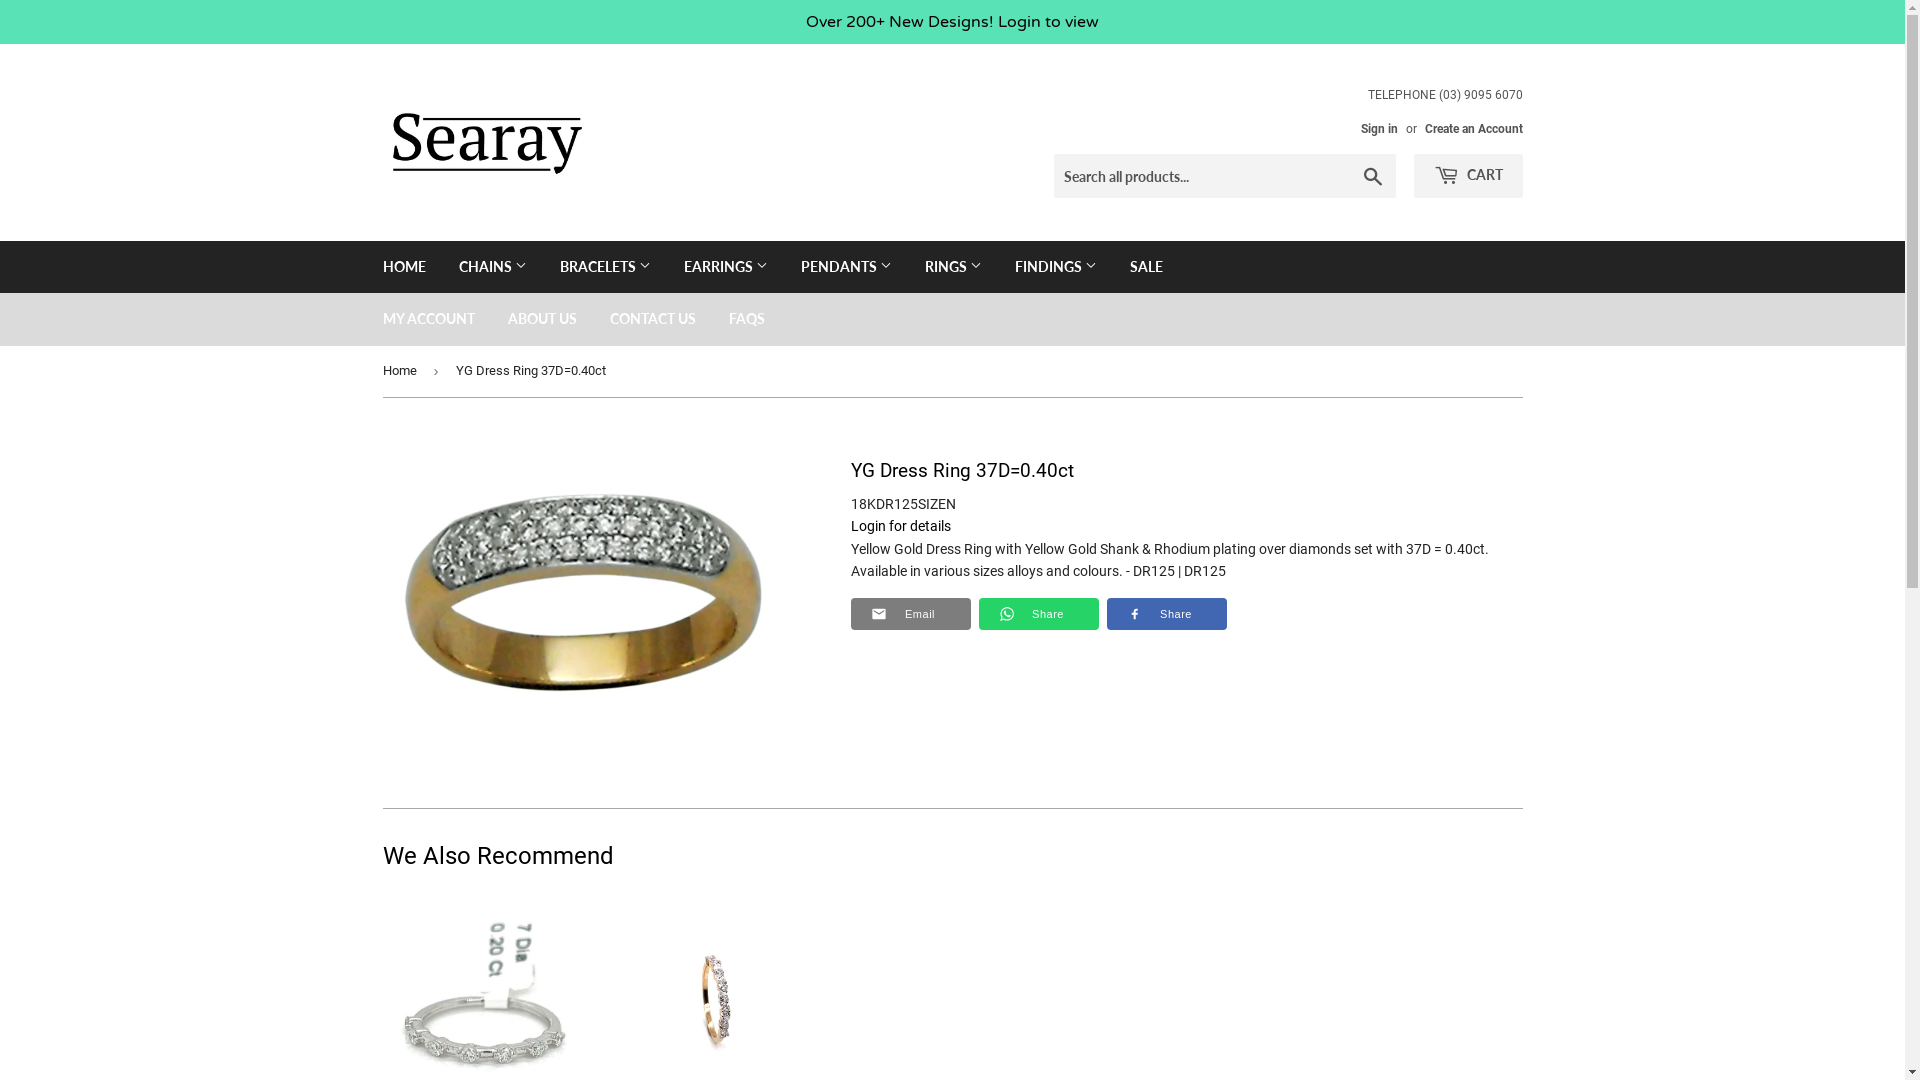  I want to click on 'ABOUT US', so click(491, 318).